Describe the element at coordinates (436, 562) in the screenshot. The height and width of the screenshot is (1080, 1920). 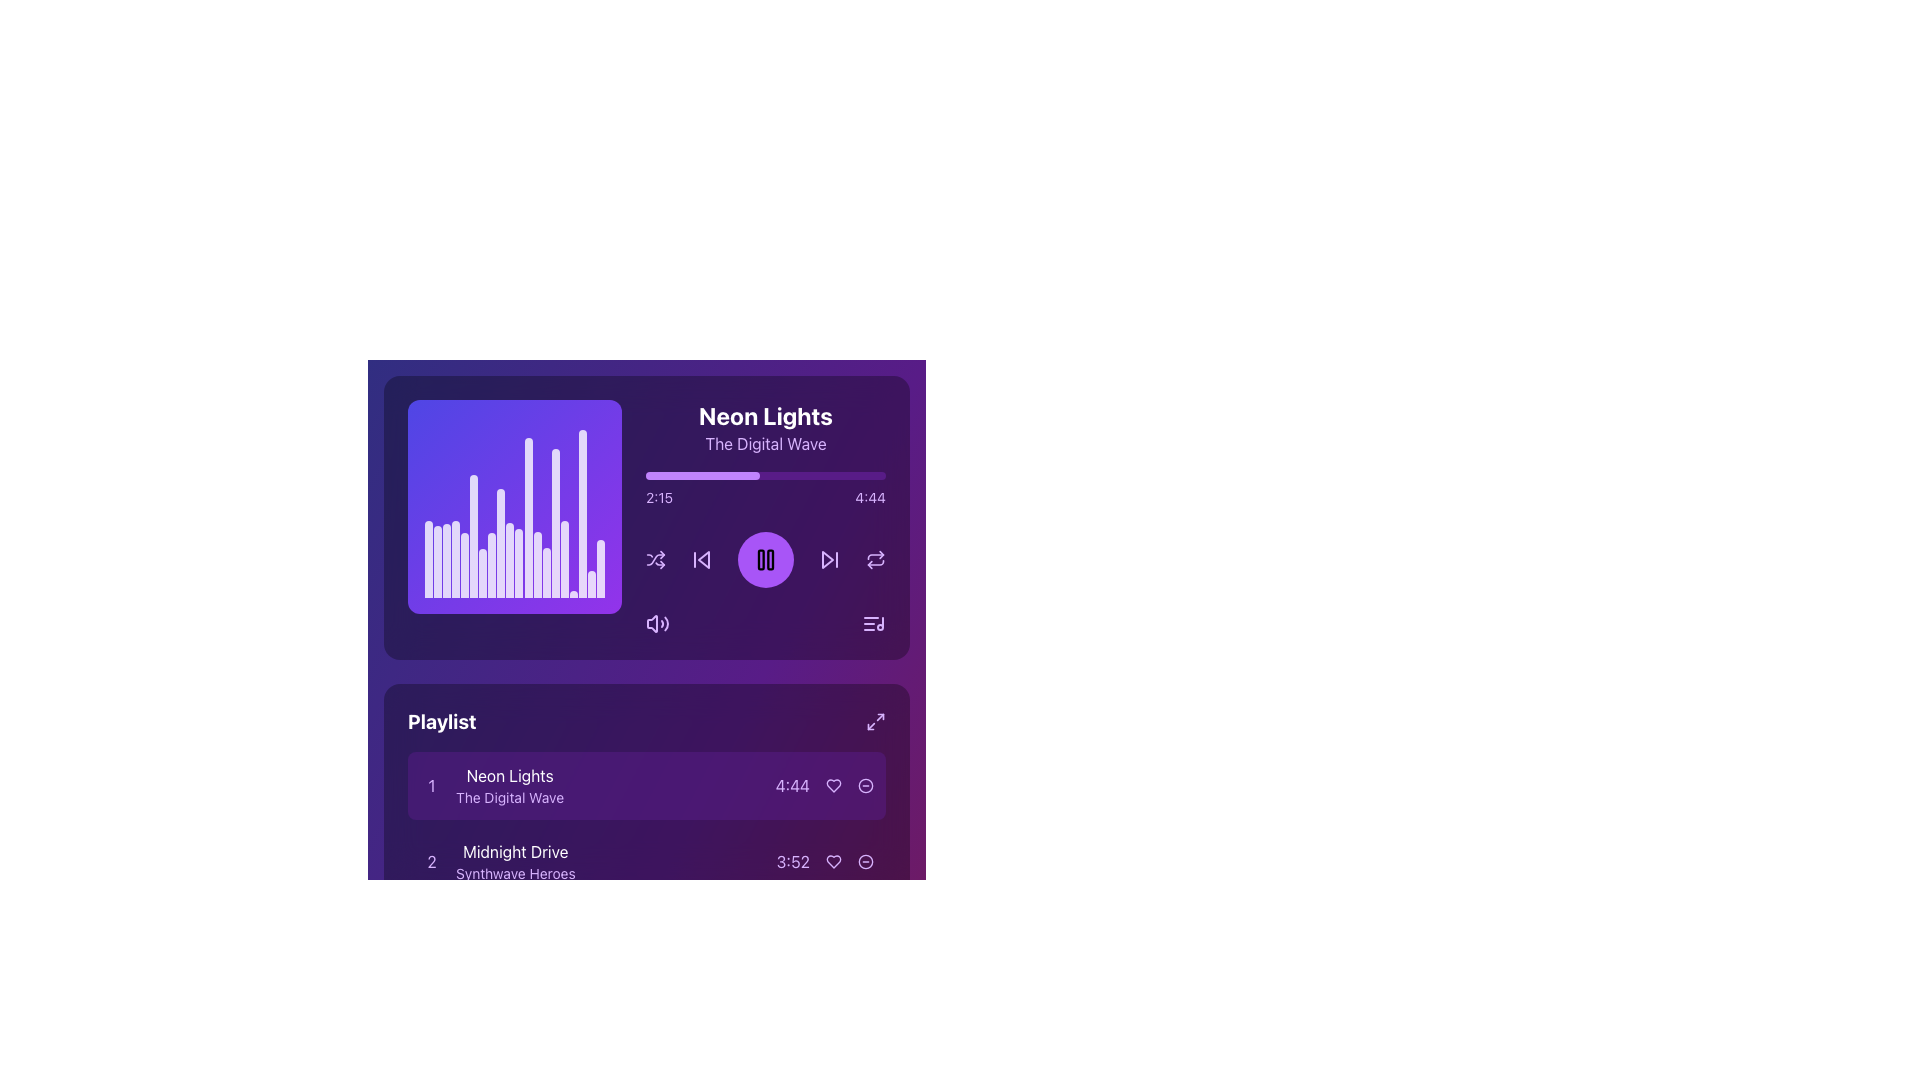
I see `the second vertical bar of the visualizer component located in the top-left section of the interface, which visually represents data such as audio levels or frequency amplitudes` at that location.